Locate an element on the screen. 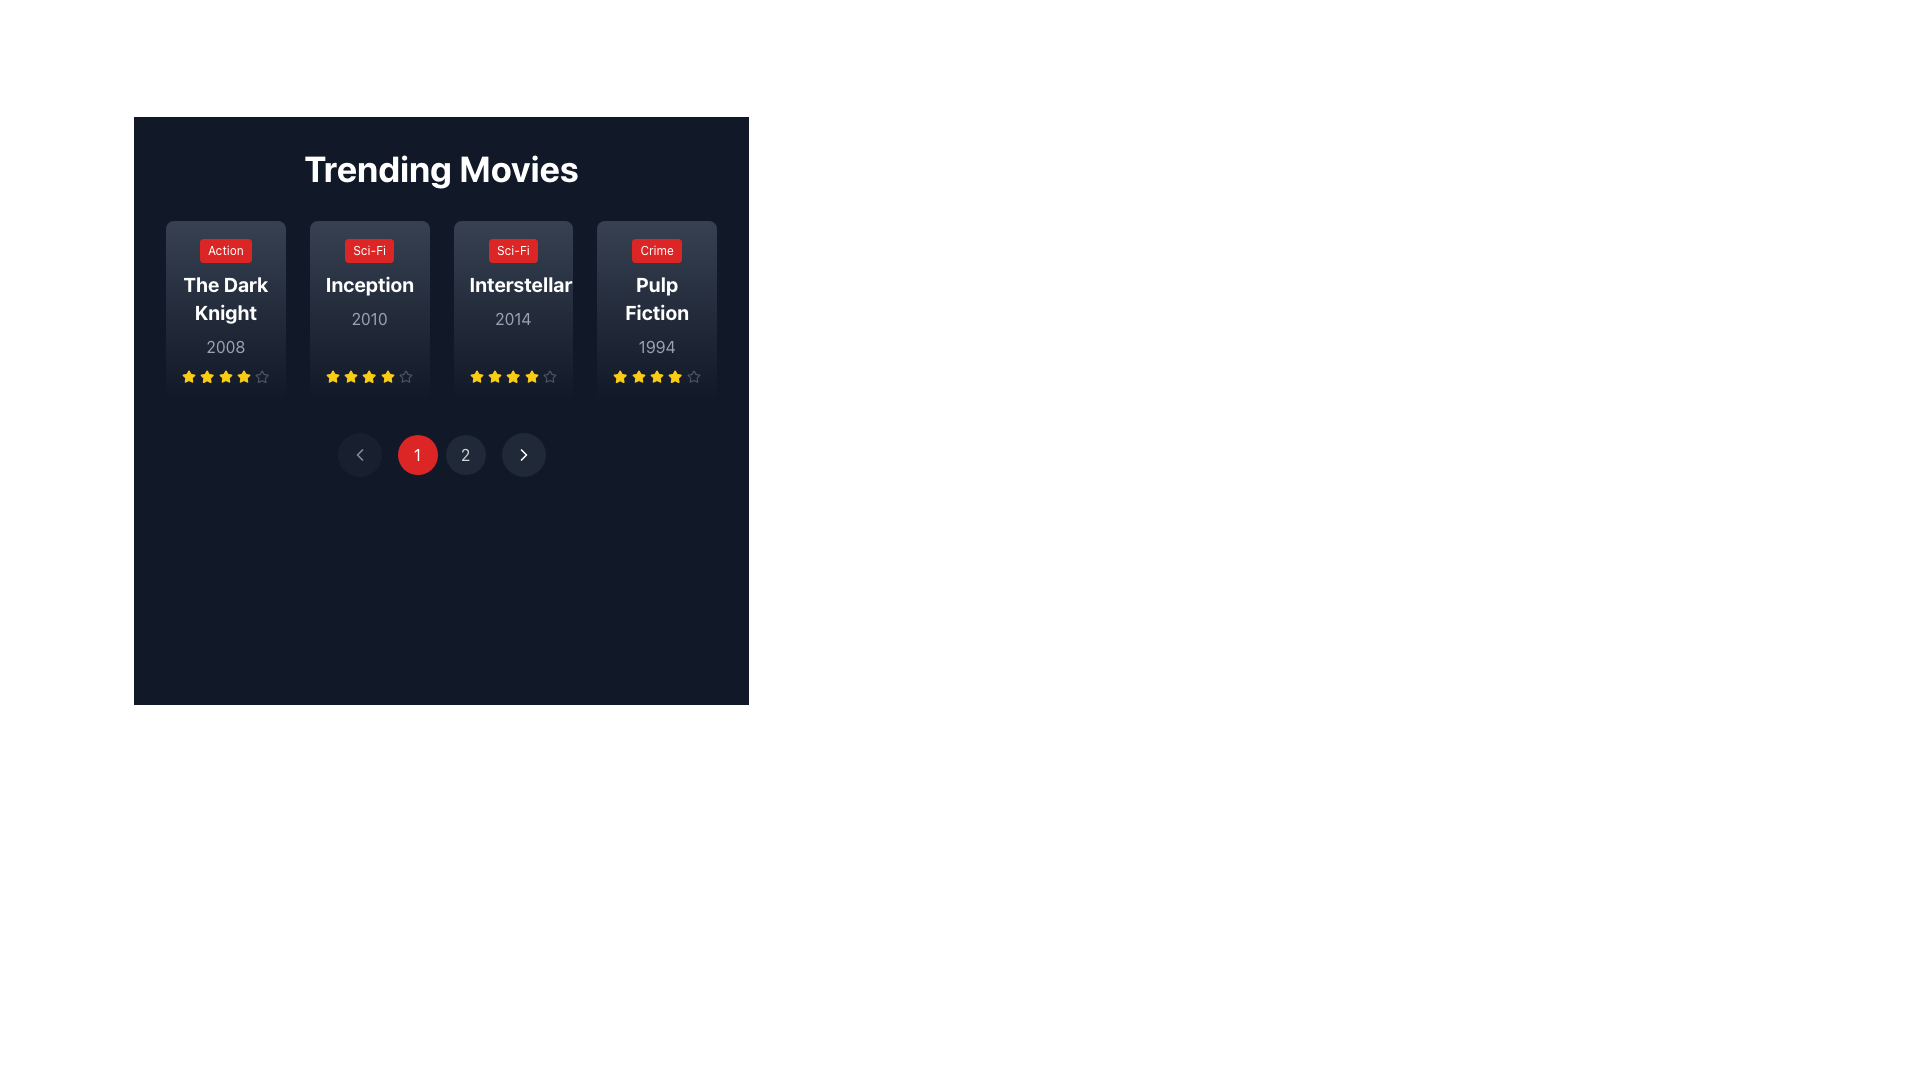 Image resolution: width=1920 pixels, height=1080 pixels. the movie listing card for 'Interstellar' in the 'Trending Movies' section is located at coordinates (513, 284).